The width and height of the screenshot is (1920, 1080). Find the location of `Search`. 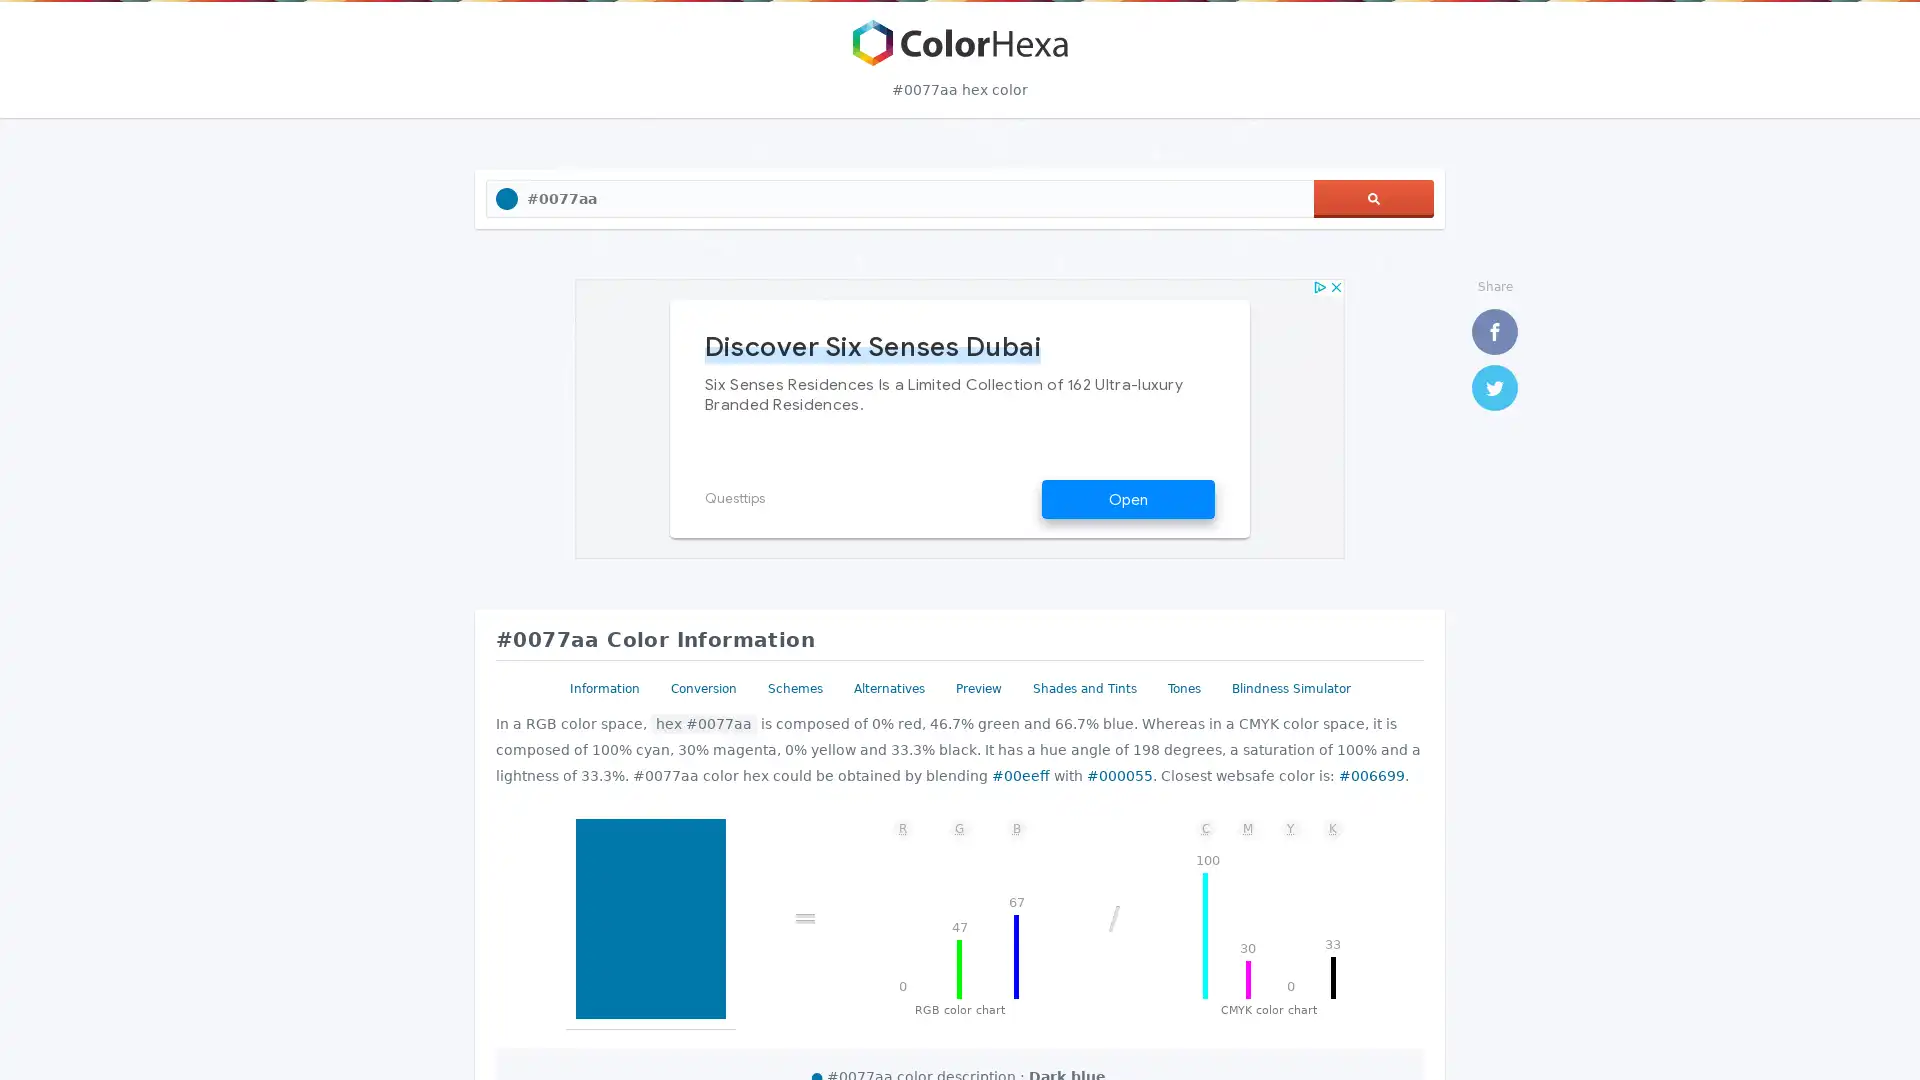

Search is located at coordinates (1372, 199).